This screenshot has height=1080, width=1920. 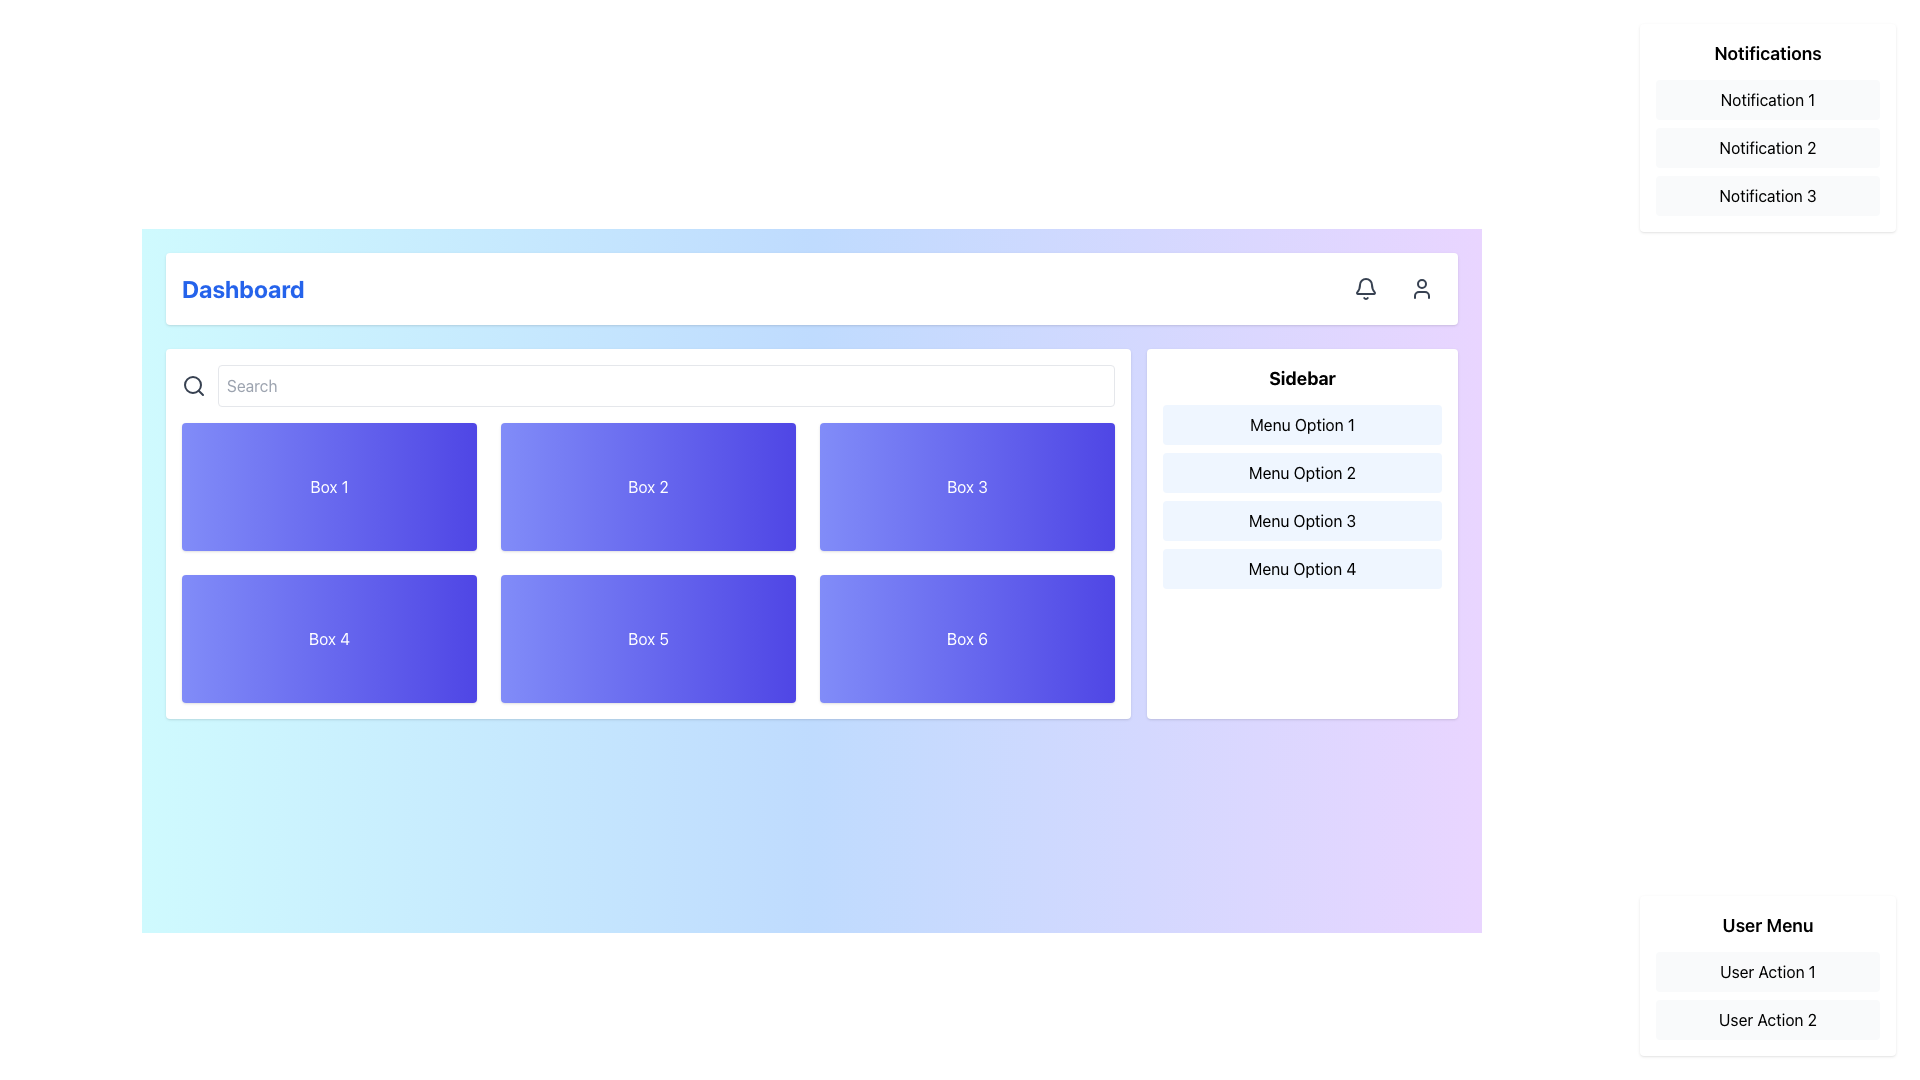 What do you see at coordinates (1767, 971) in the screenshot?
I see `the first option in the 'User Menu' that represents an interactive menu action` at bounding box center [1767, 971].